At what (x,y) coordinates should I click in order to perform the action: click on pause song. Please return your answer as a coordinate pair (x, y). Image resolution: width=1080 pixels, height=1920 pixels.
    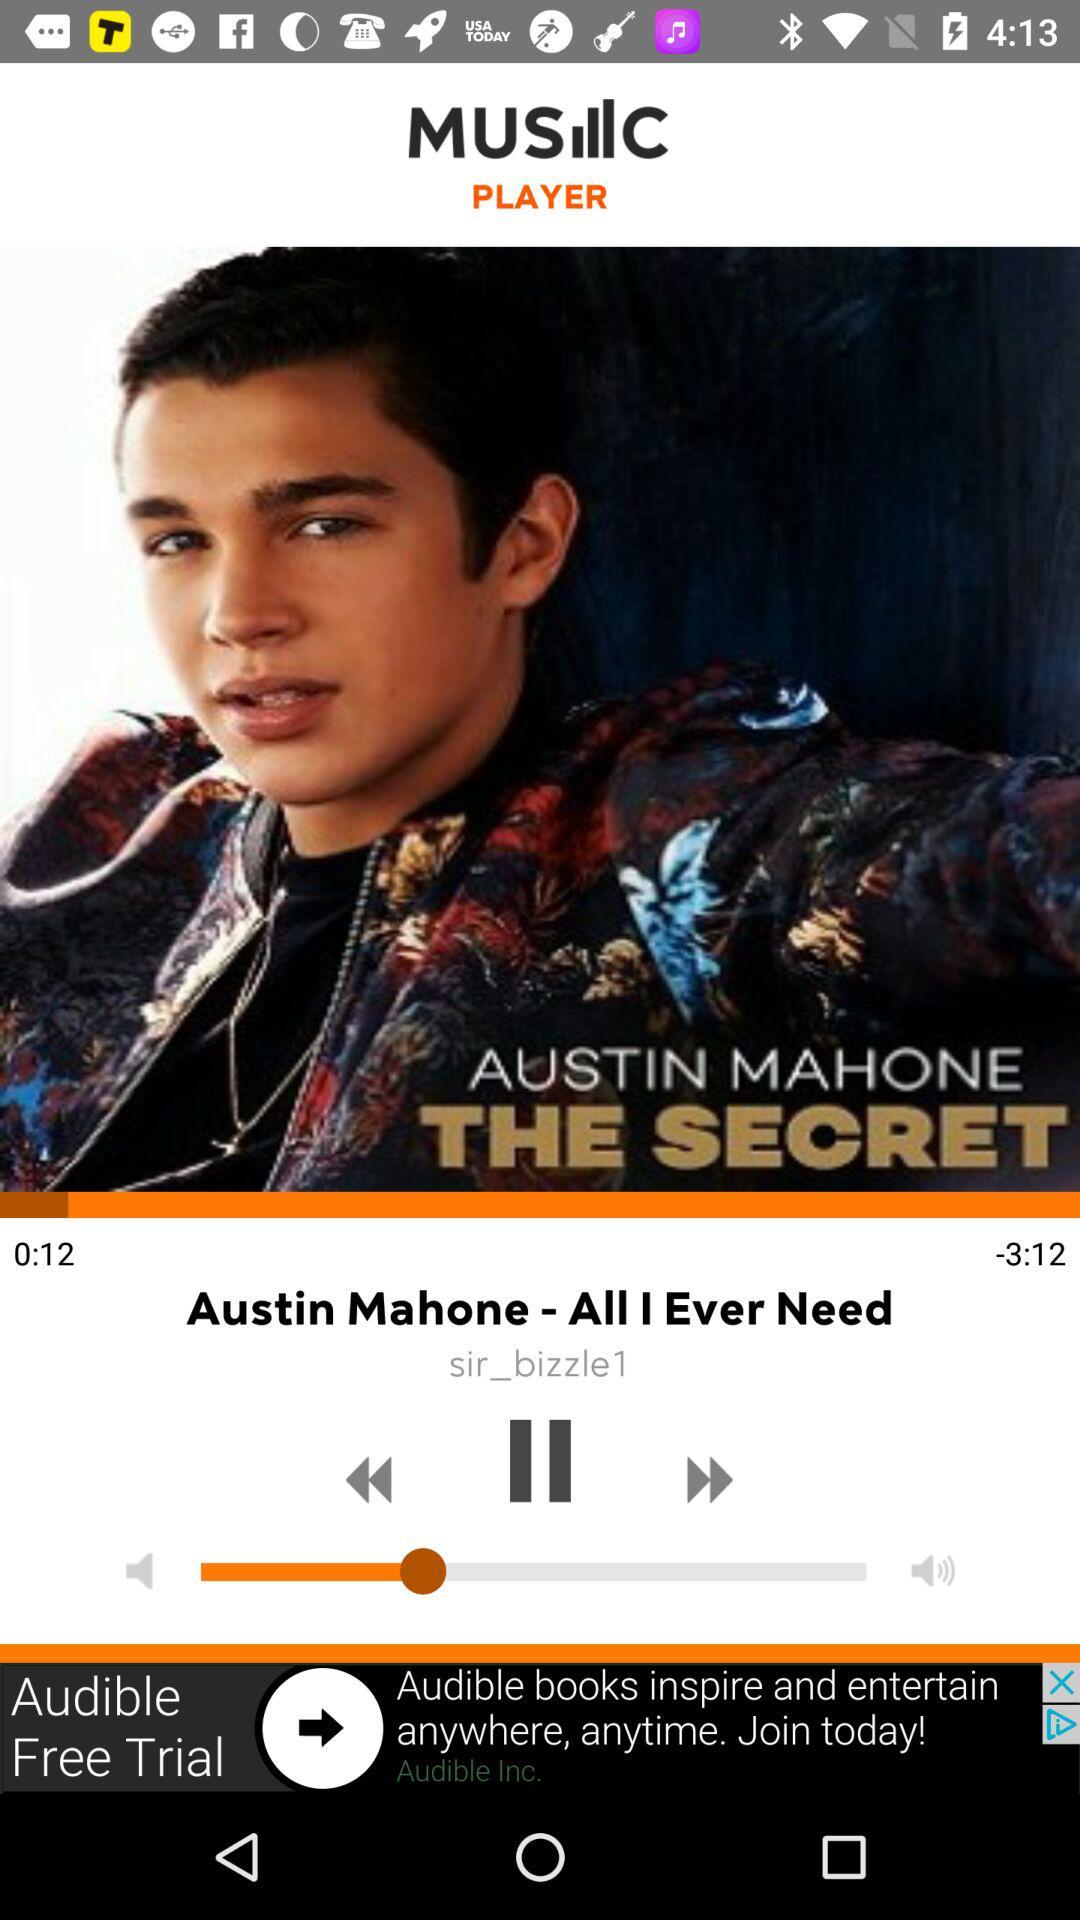
    Looking at the image, I should click on (540, 1461).